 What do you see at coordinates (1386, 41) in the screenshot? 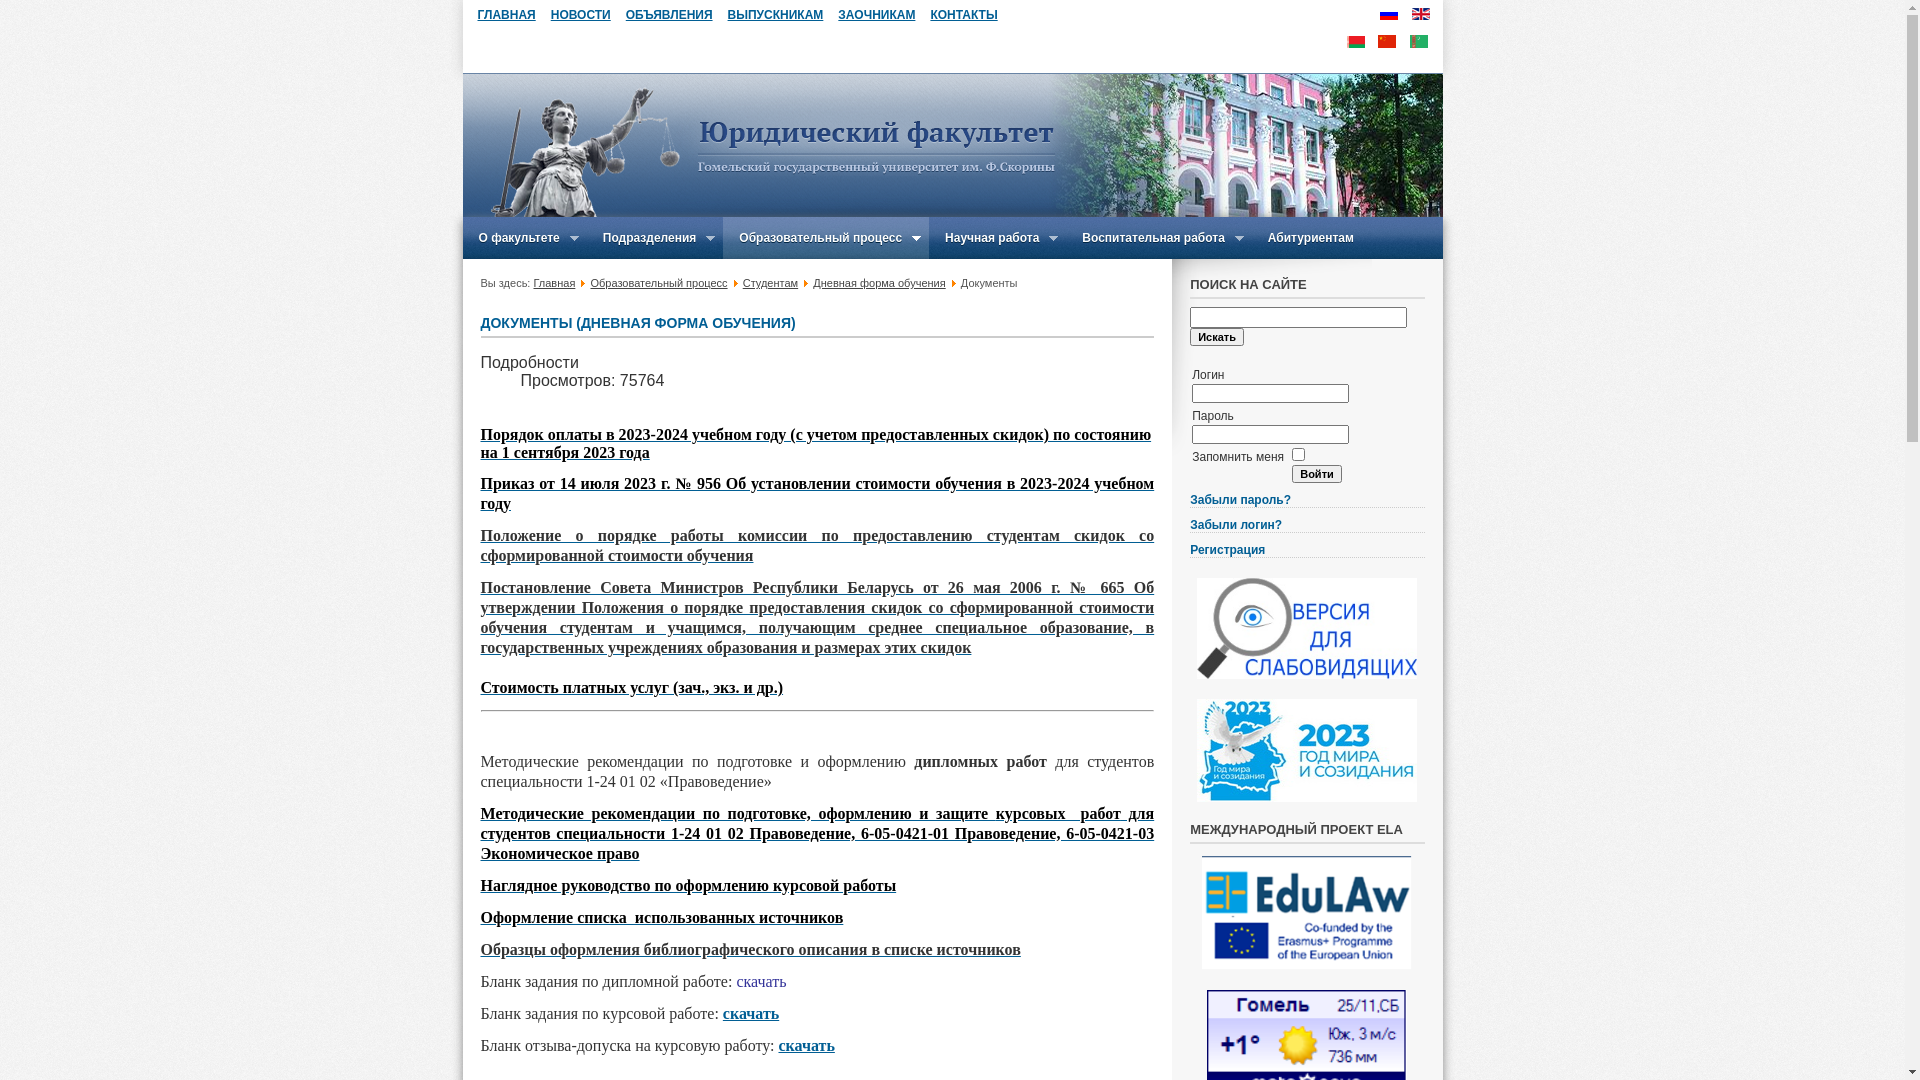
I see `'CN'` at bounding box center [1386, 41].